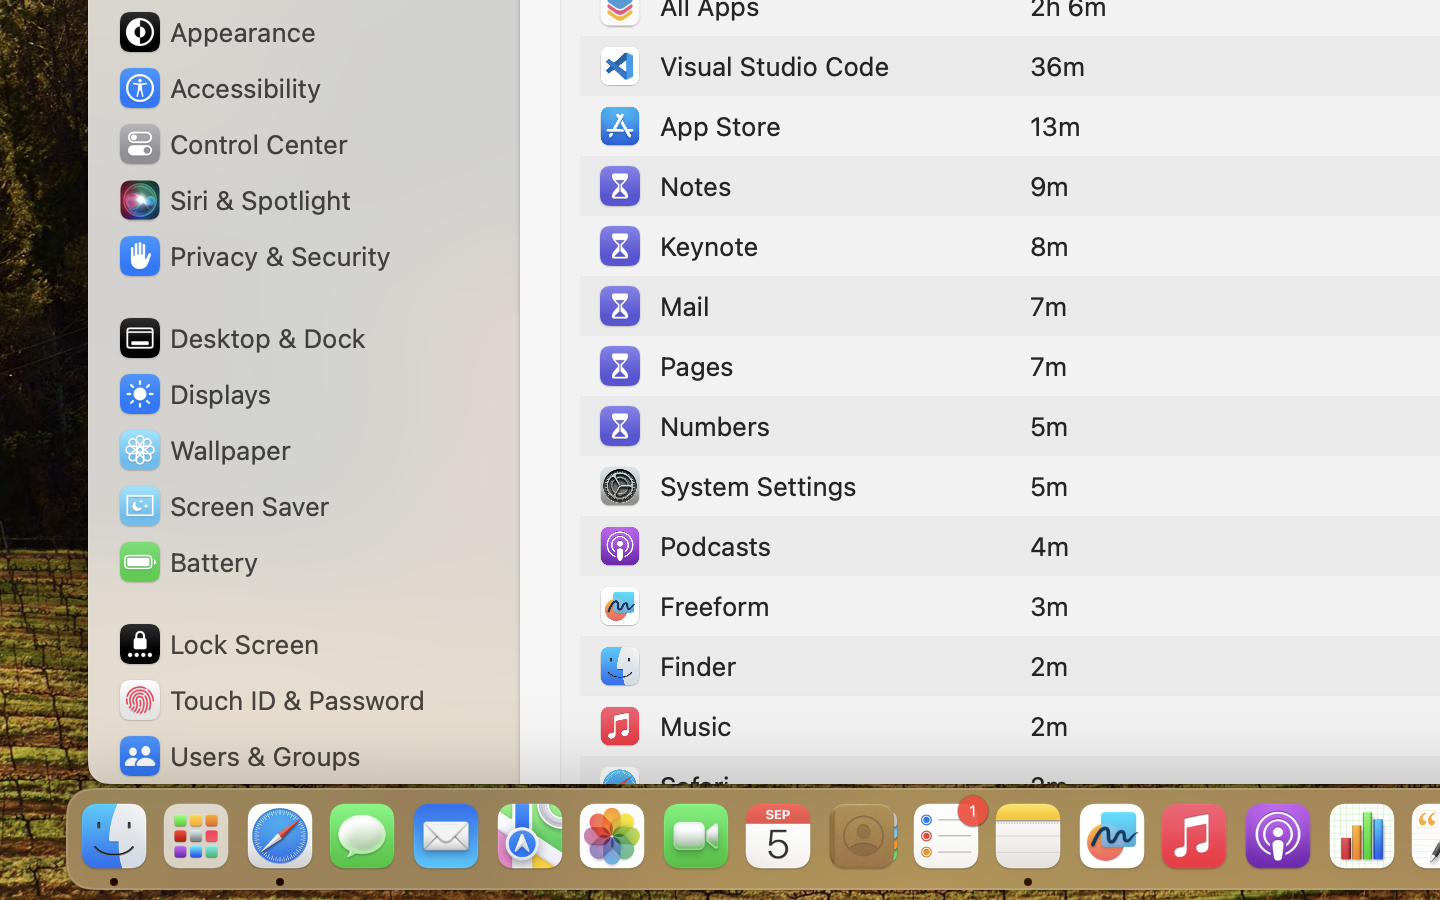 This screenshot has width=1440, height=900. Describe the element at coordinates (663, 186) in the screenshot. I see `'Notes'` at that location.